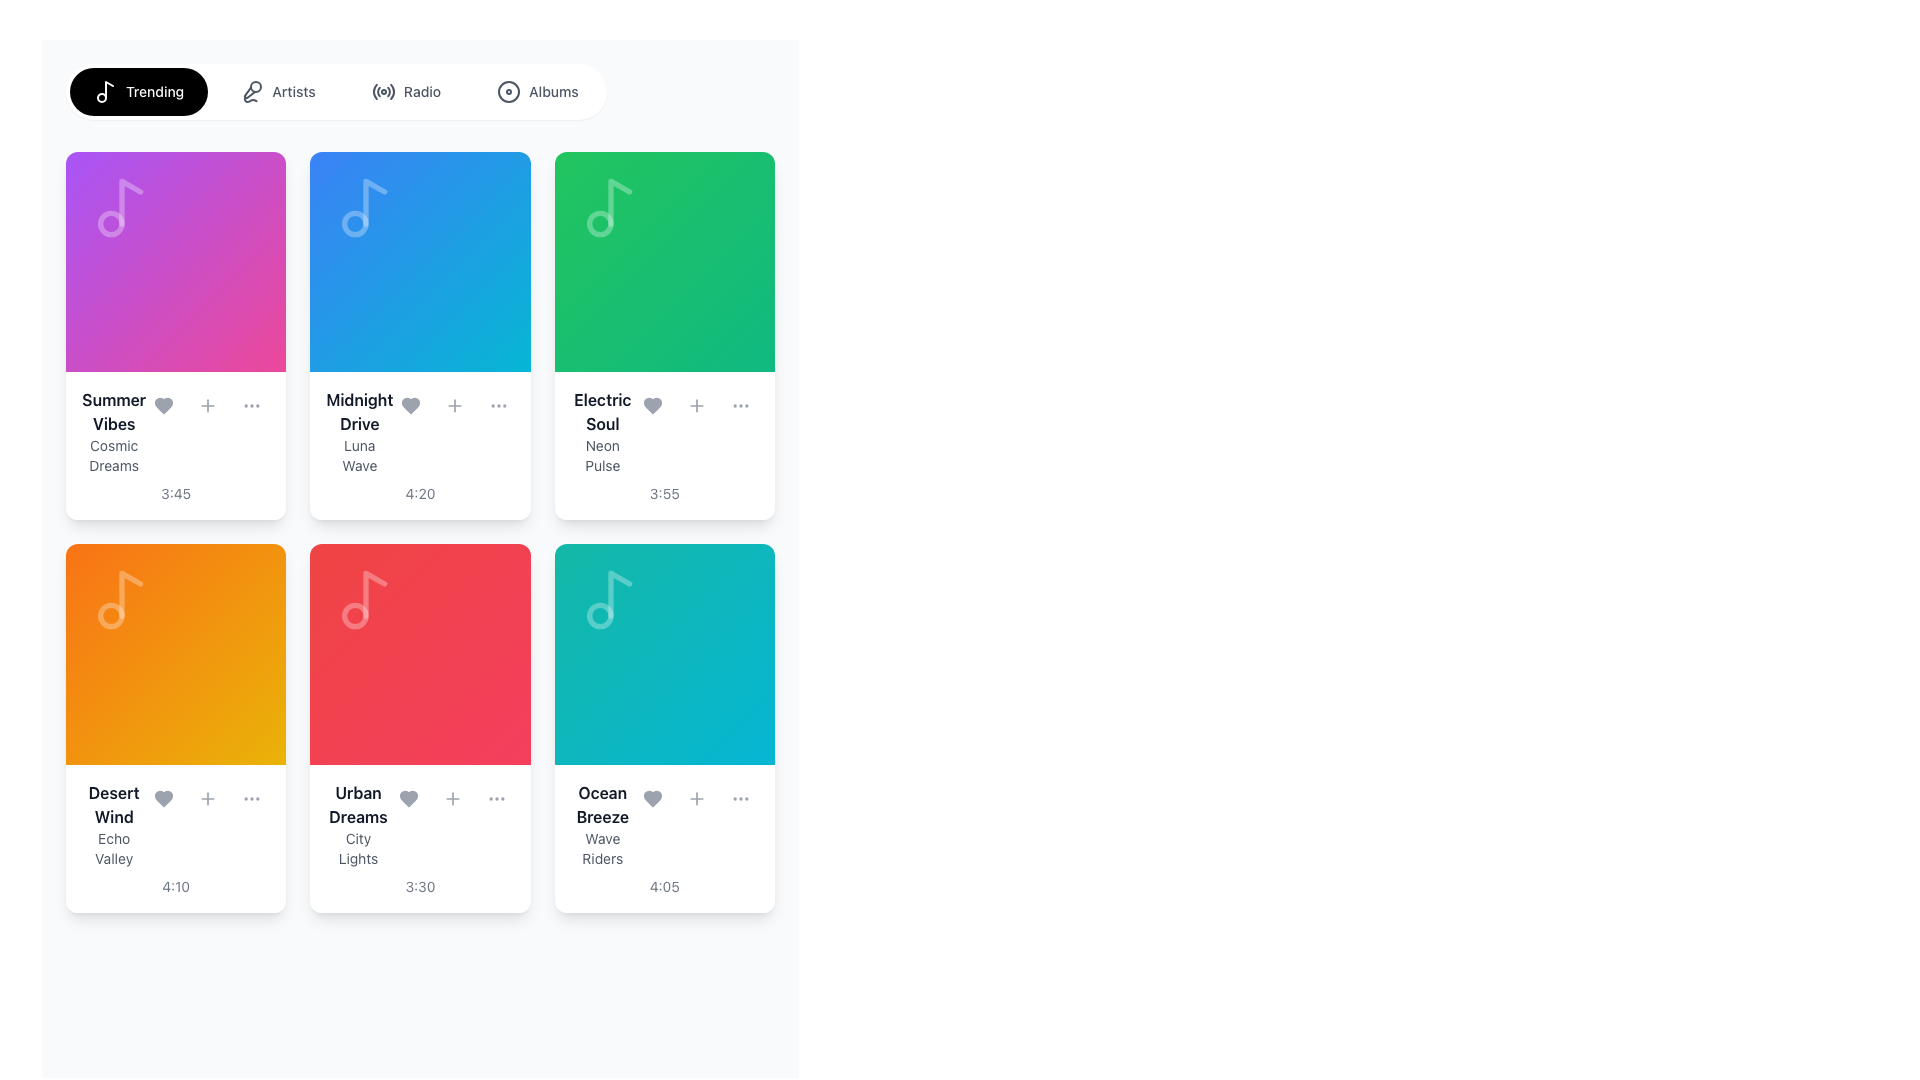 This screenshot has width=1920, height=1080. I want to click on the central interactive button within the 'Electric Soul' card to scale it up, so click(664, 261).